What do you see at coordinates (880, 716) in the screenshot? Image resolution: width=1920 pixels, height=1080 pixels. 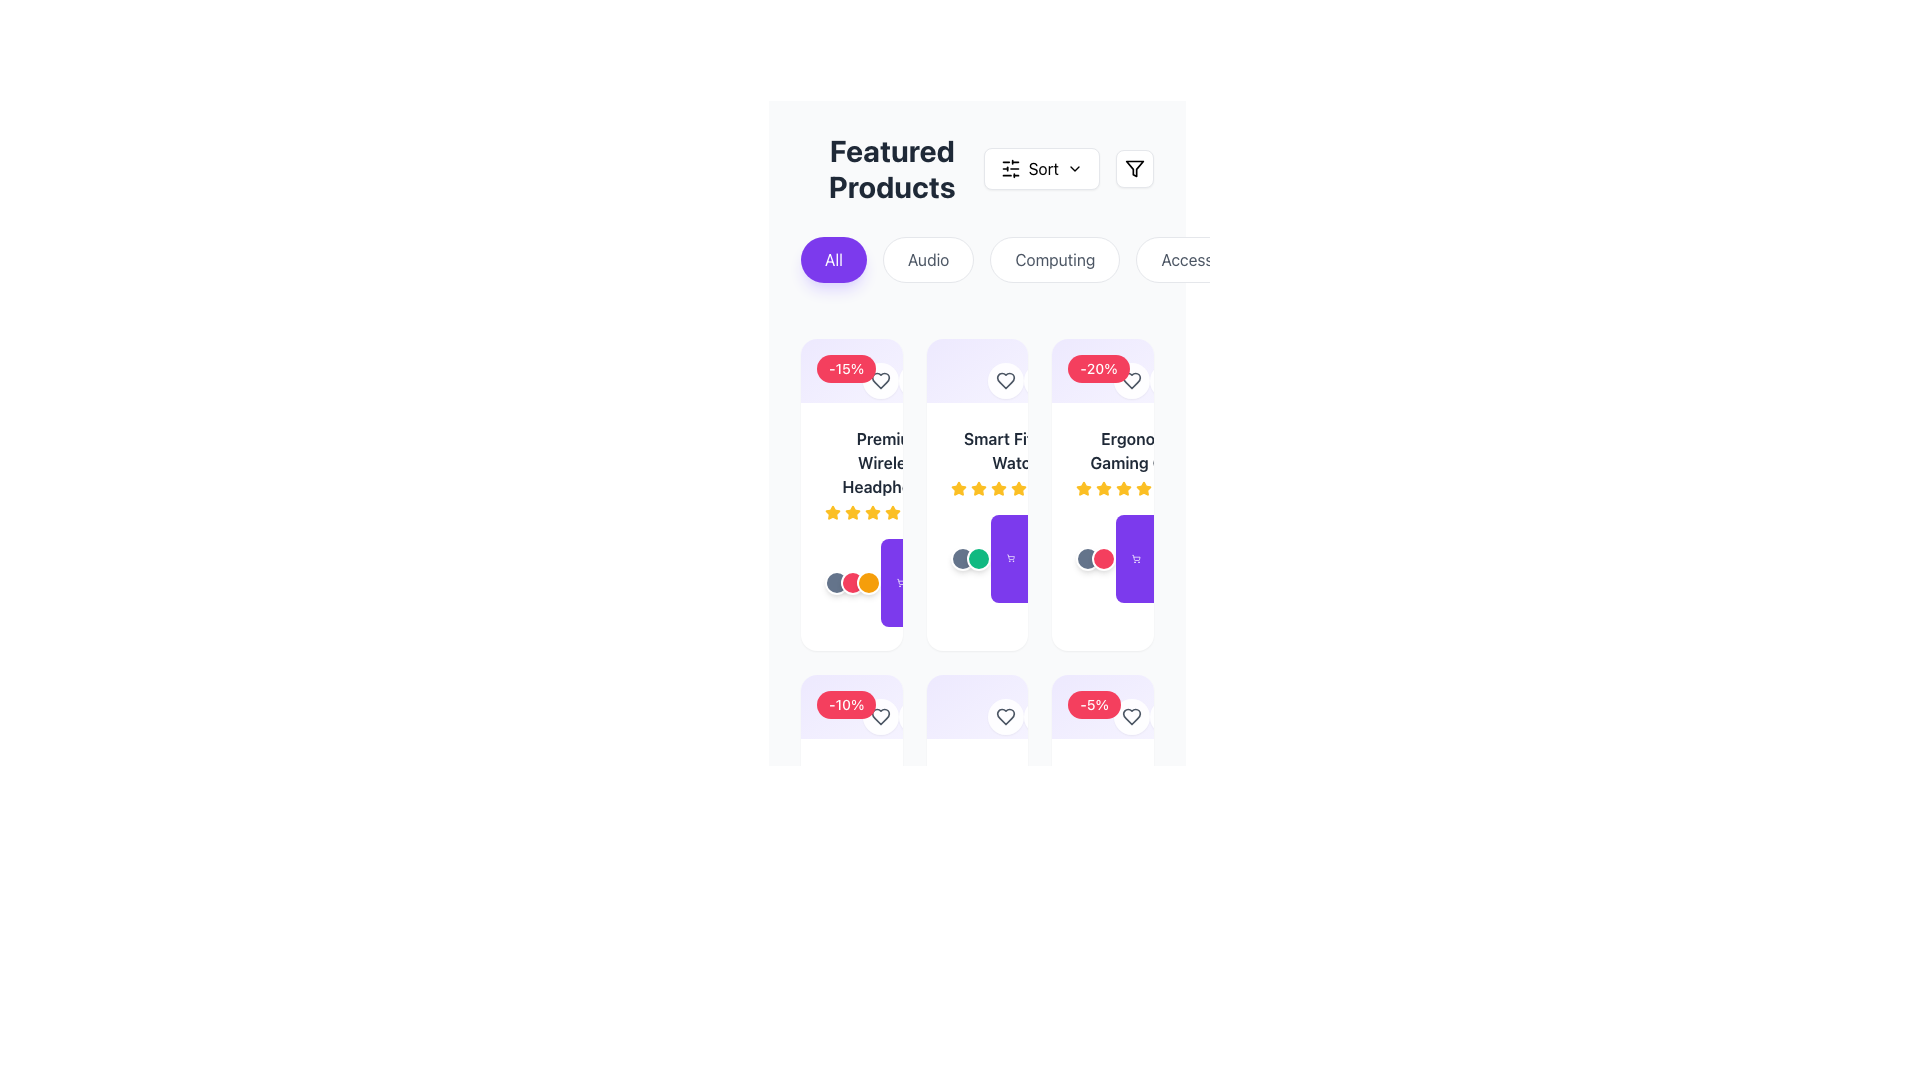 I see `the heart icon button in the top-right corner of the product information card` at bounding box center [880, 716].